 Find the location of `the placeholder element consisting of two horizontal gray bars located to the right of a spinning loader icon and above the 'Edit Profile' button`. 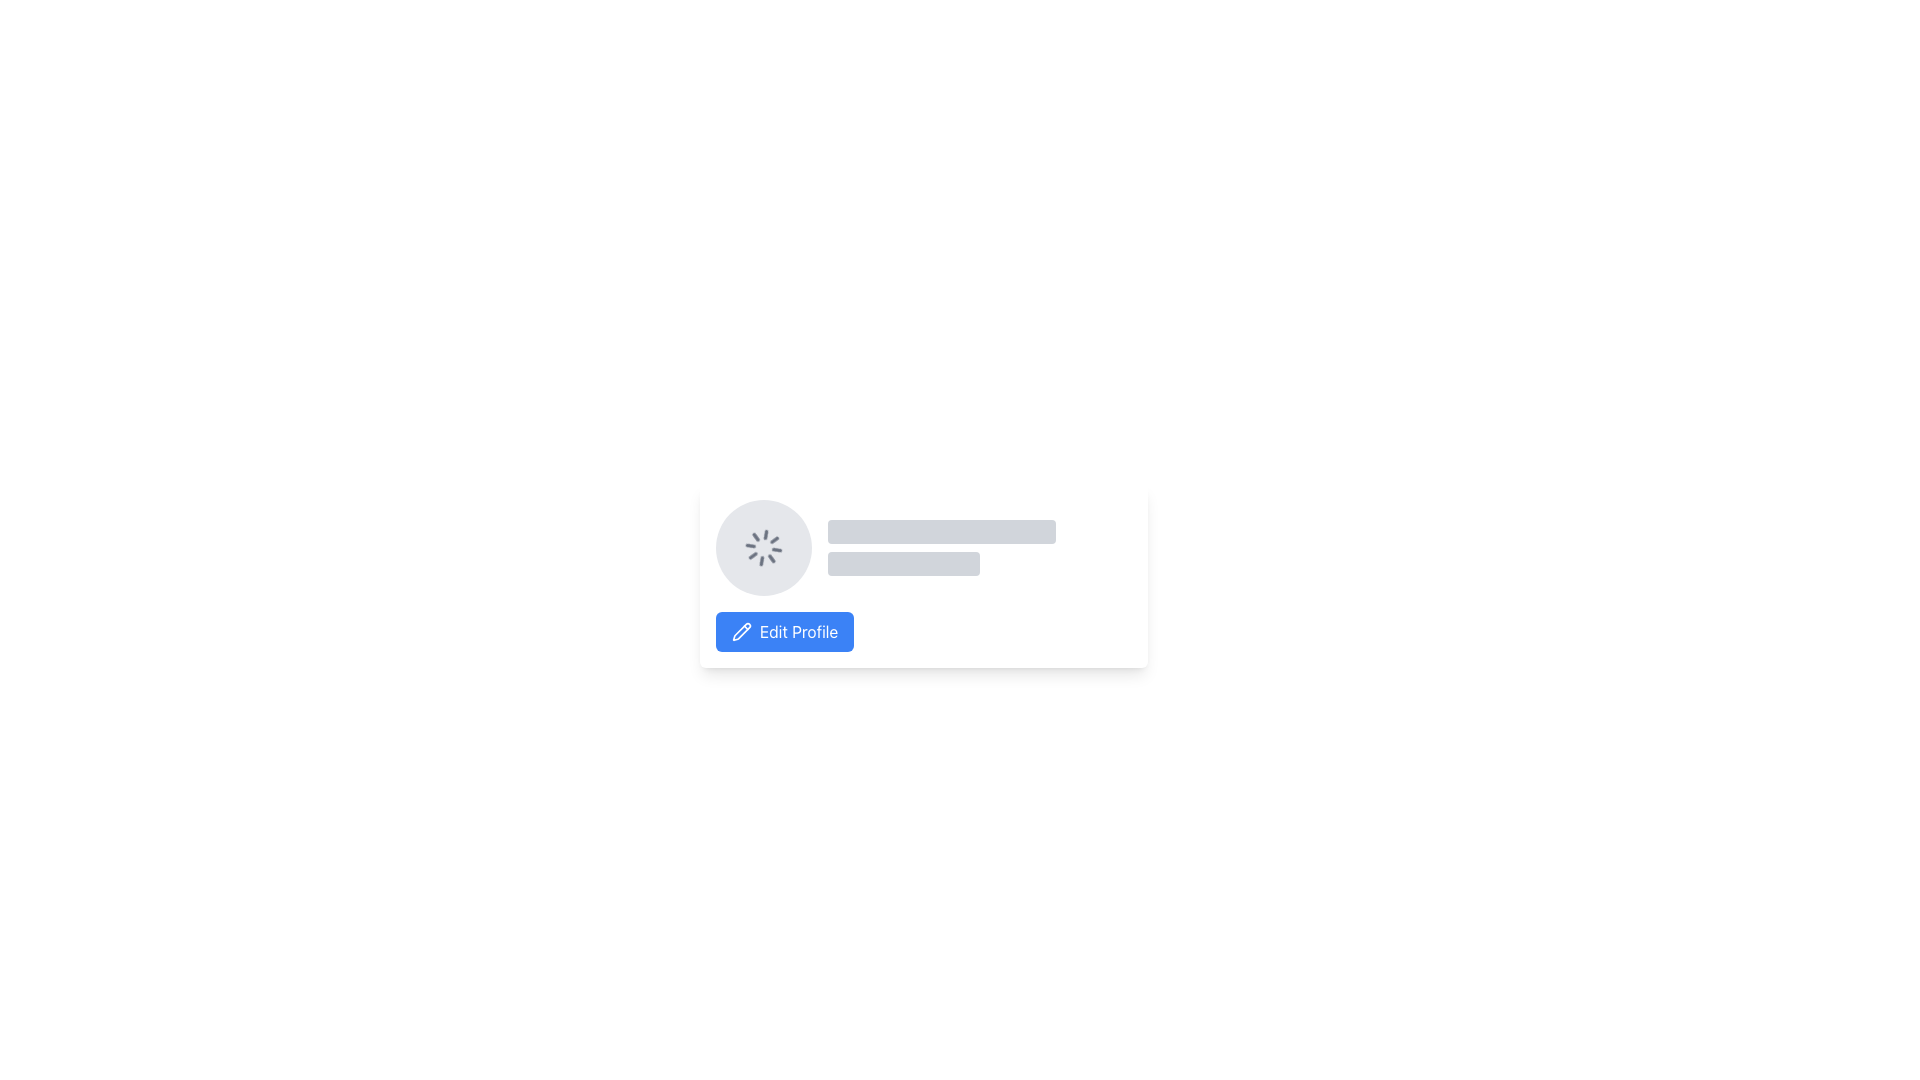

the placeholder element consisting of two horizontal gray bars located to the right of a spinning loader icon and above the 'Edit Profile' button is located at coordinates (979, 547).